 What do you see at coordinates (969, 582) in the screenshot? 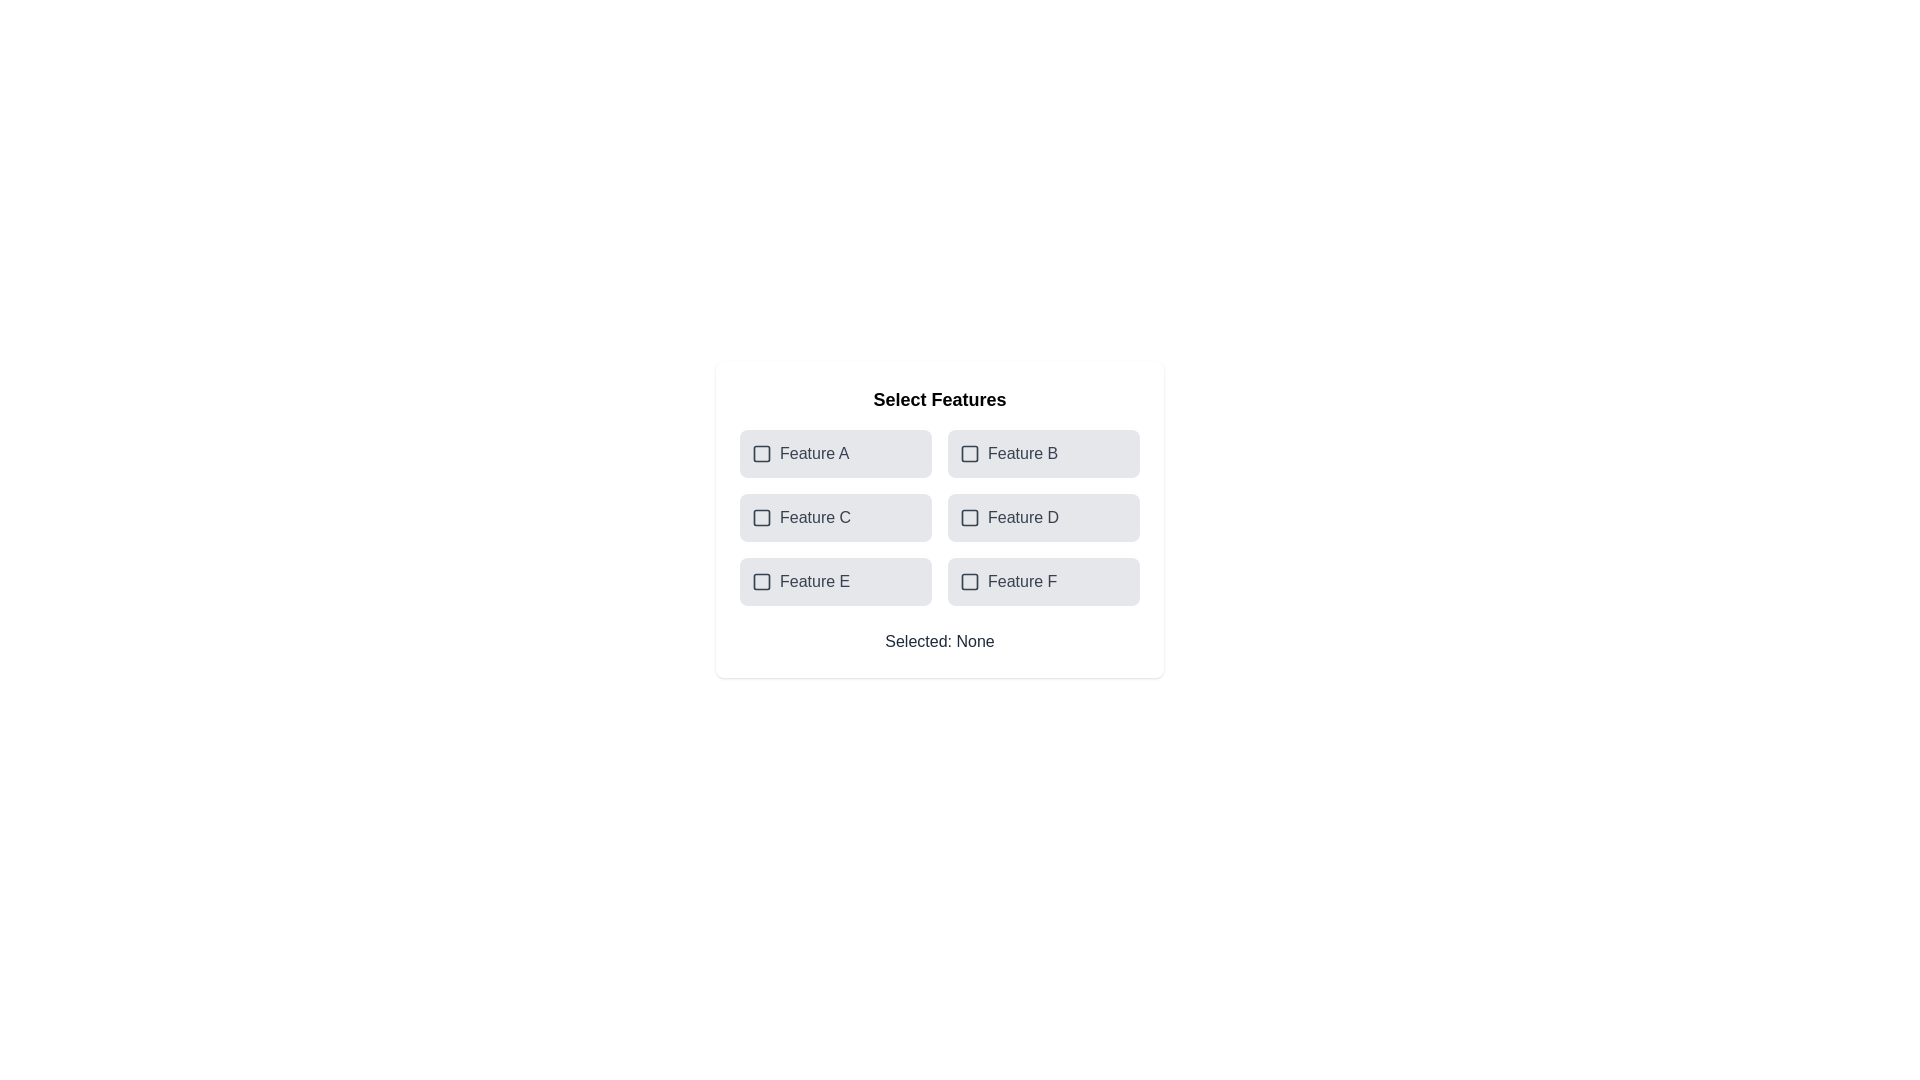
I see `the Checkbox indicator located at the bottom-right corner of the grid for 'Feature F'` at bounding box center [969, 582].